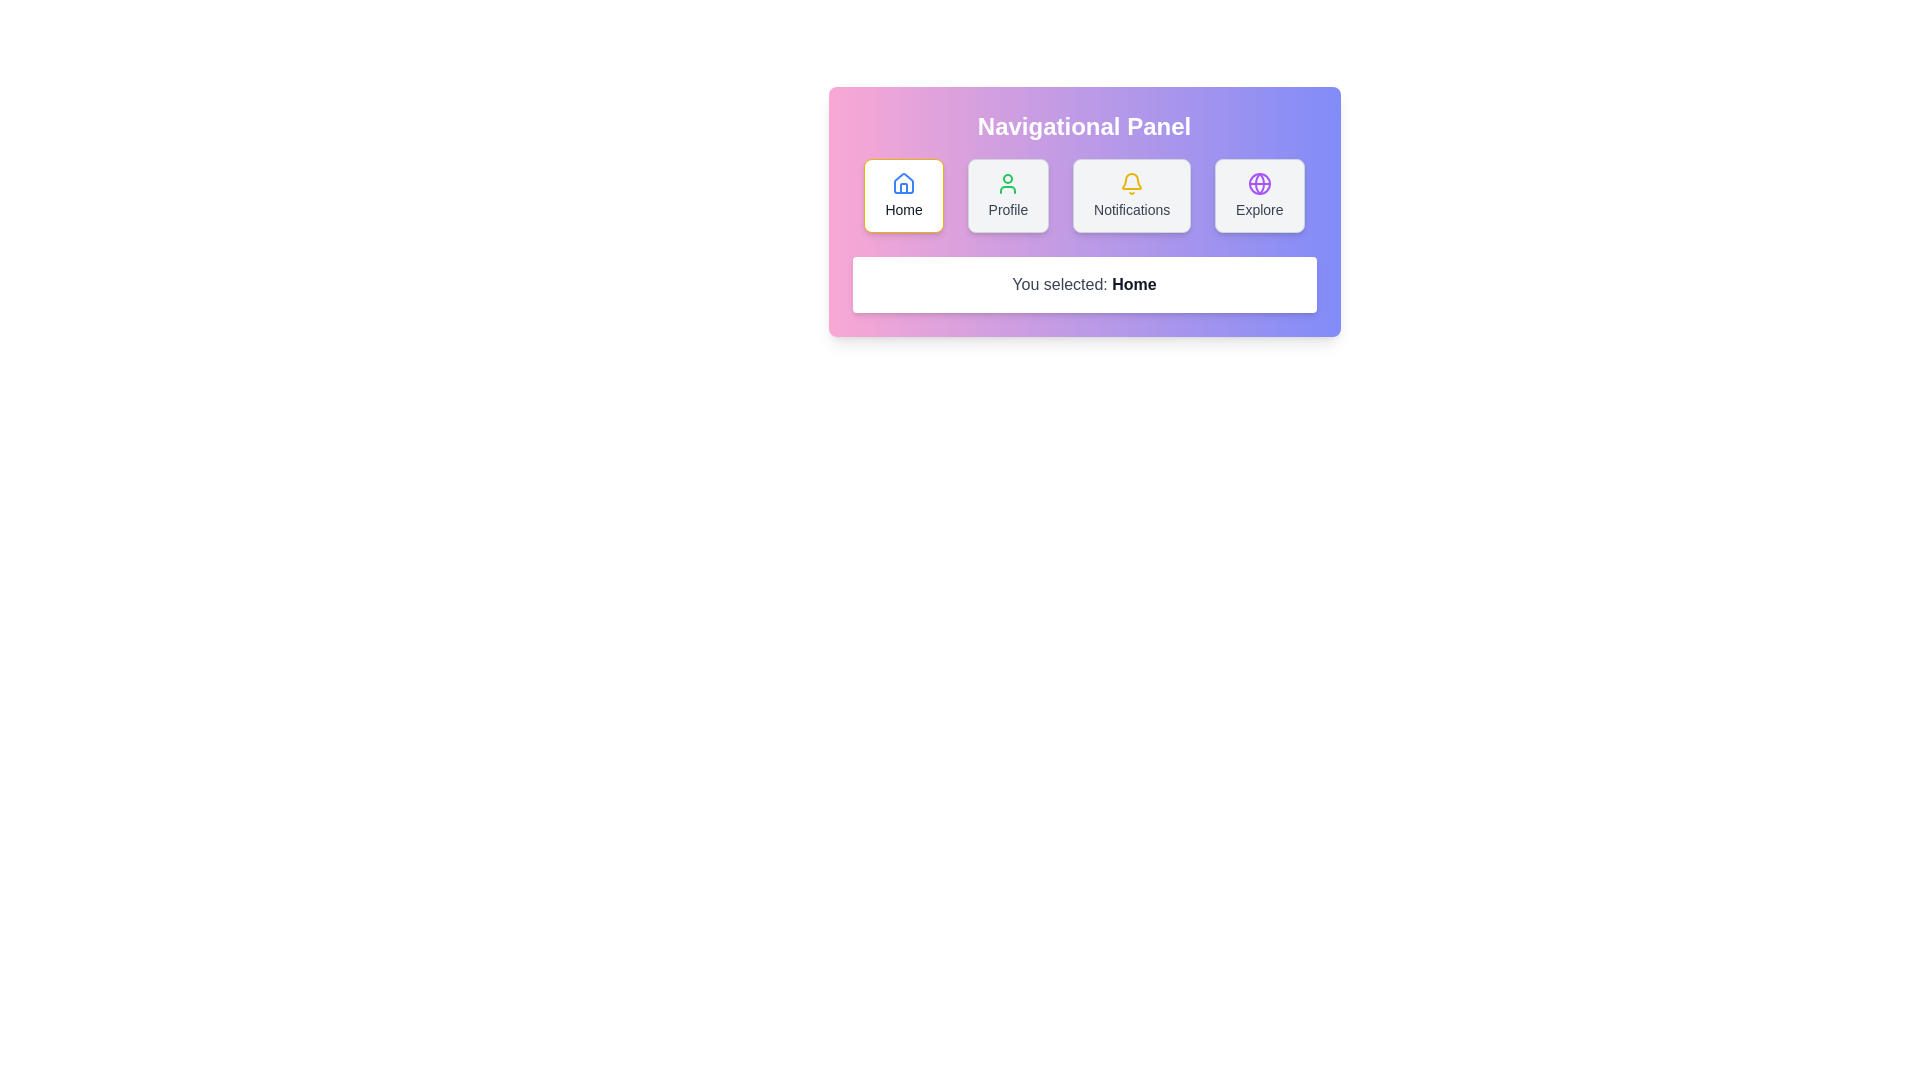 The image size is (1920, 1080). I want to click on the 'Profile' button, which has a green user icon and is located to the right of the 'Home' button and to the left of the 'Notifications' button, so click(1008, 196).